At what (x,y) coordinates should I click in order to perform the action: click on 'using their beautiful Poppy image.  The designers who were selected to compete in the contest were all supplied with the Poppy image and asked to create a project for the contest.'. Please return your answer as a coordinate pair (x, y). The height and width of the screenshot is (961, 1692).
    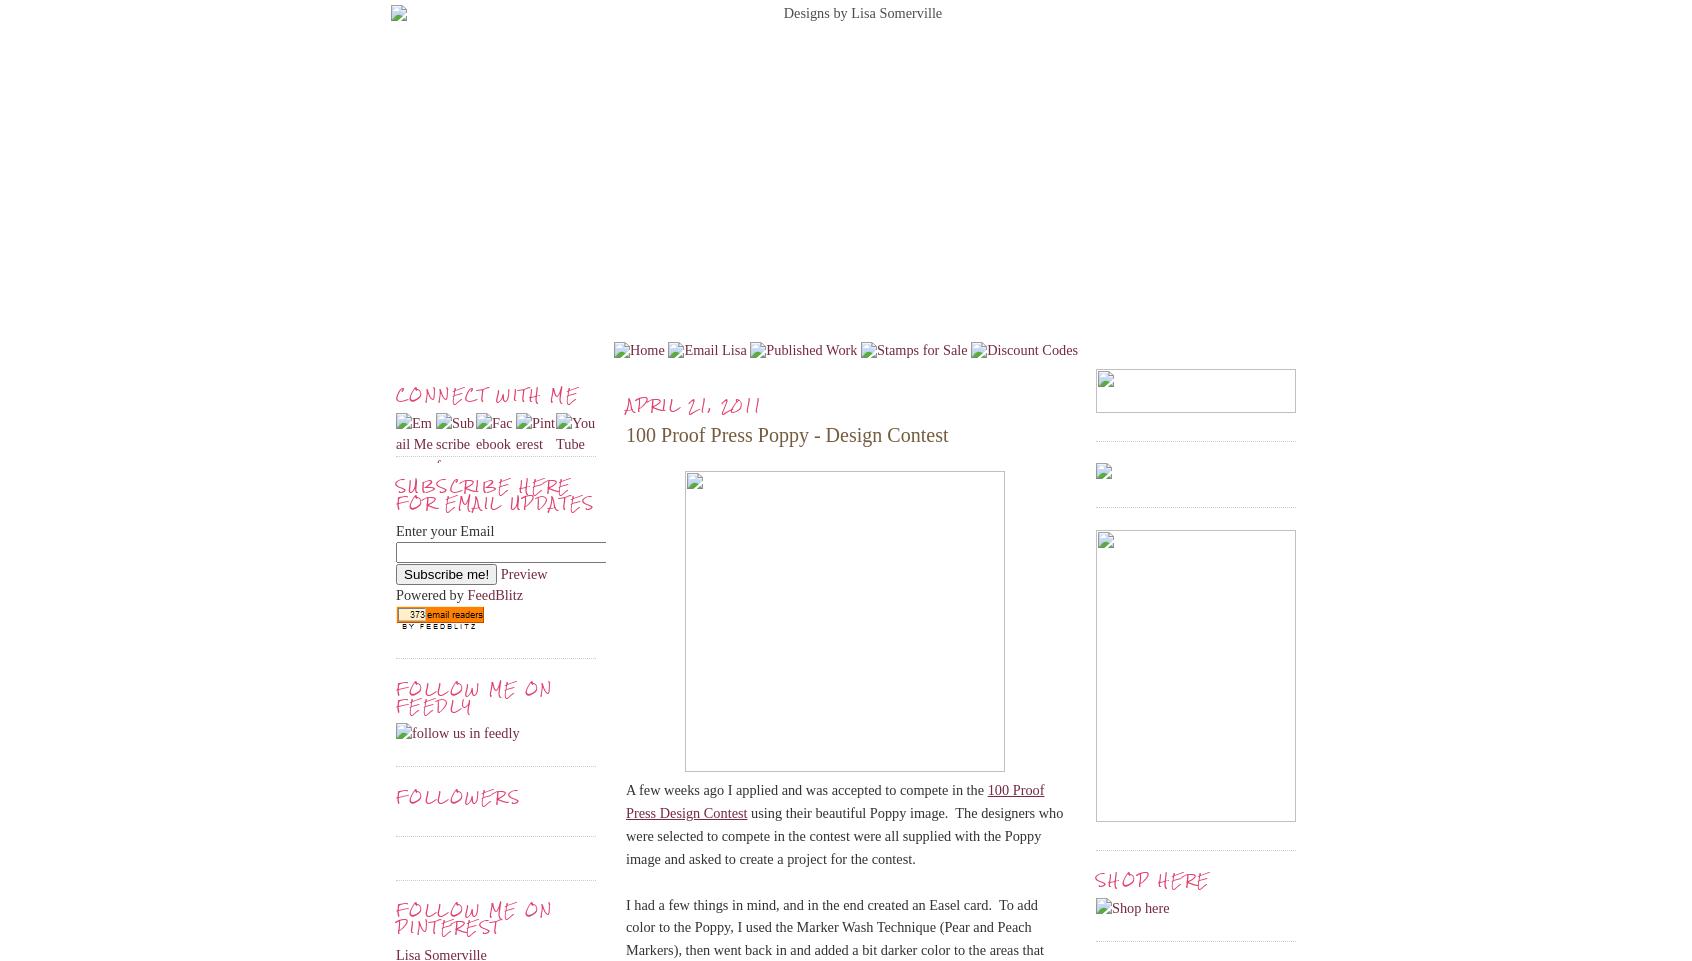
    Looking at the image, I should click on (844, 835).